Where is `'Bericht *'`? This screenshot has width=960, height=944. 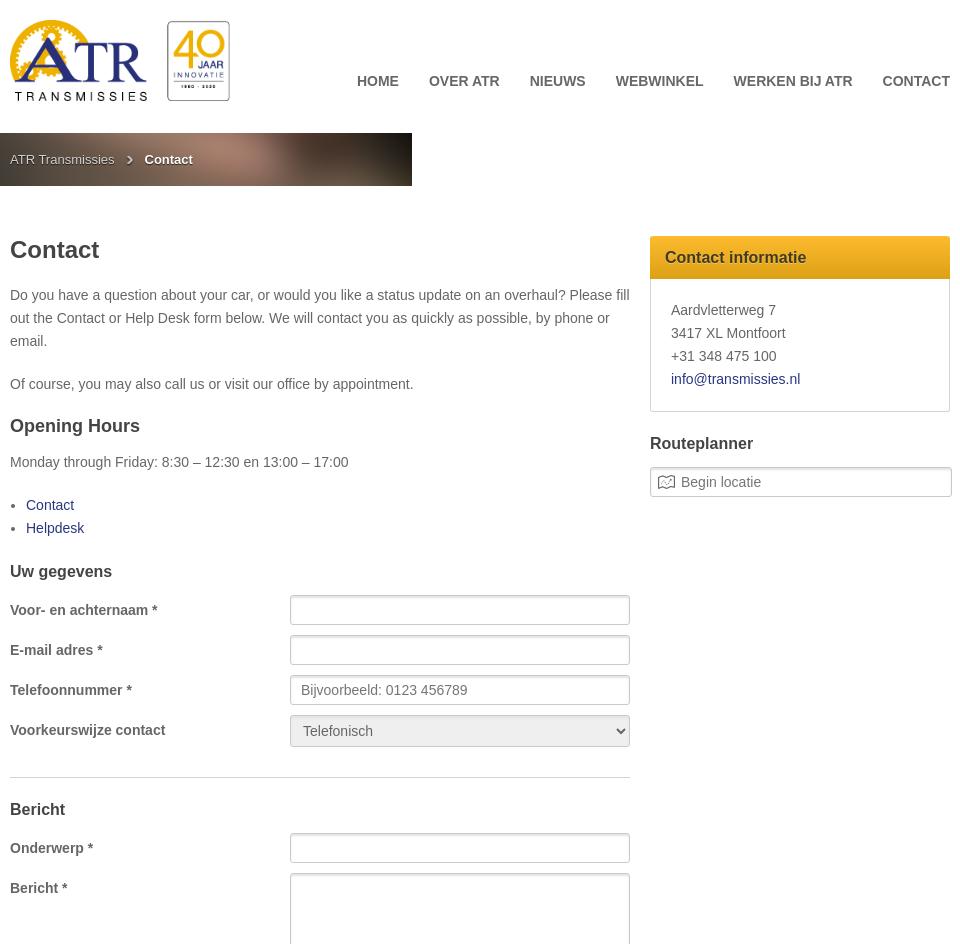 'Bericht *' is located at coordinates (8, 887).